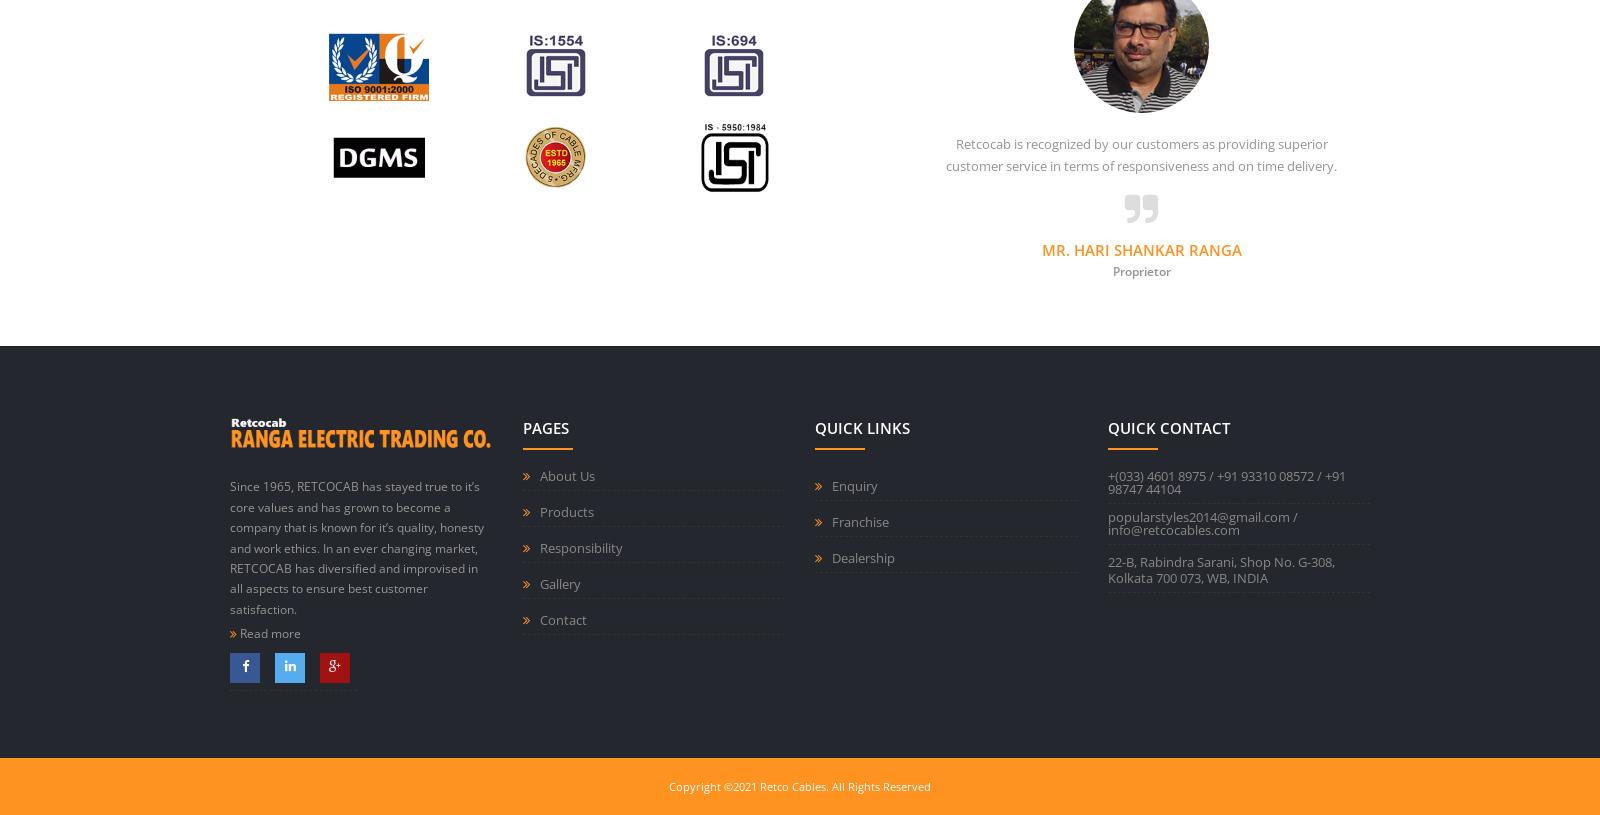 Image resolution: width=1600 pixels, height=815 pixels. What do you see at coordinates (520, 428) in the screenshot?
I see `'Pages'` at bounding box center [520, 428].